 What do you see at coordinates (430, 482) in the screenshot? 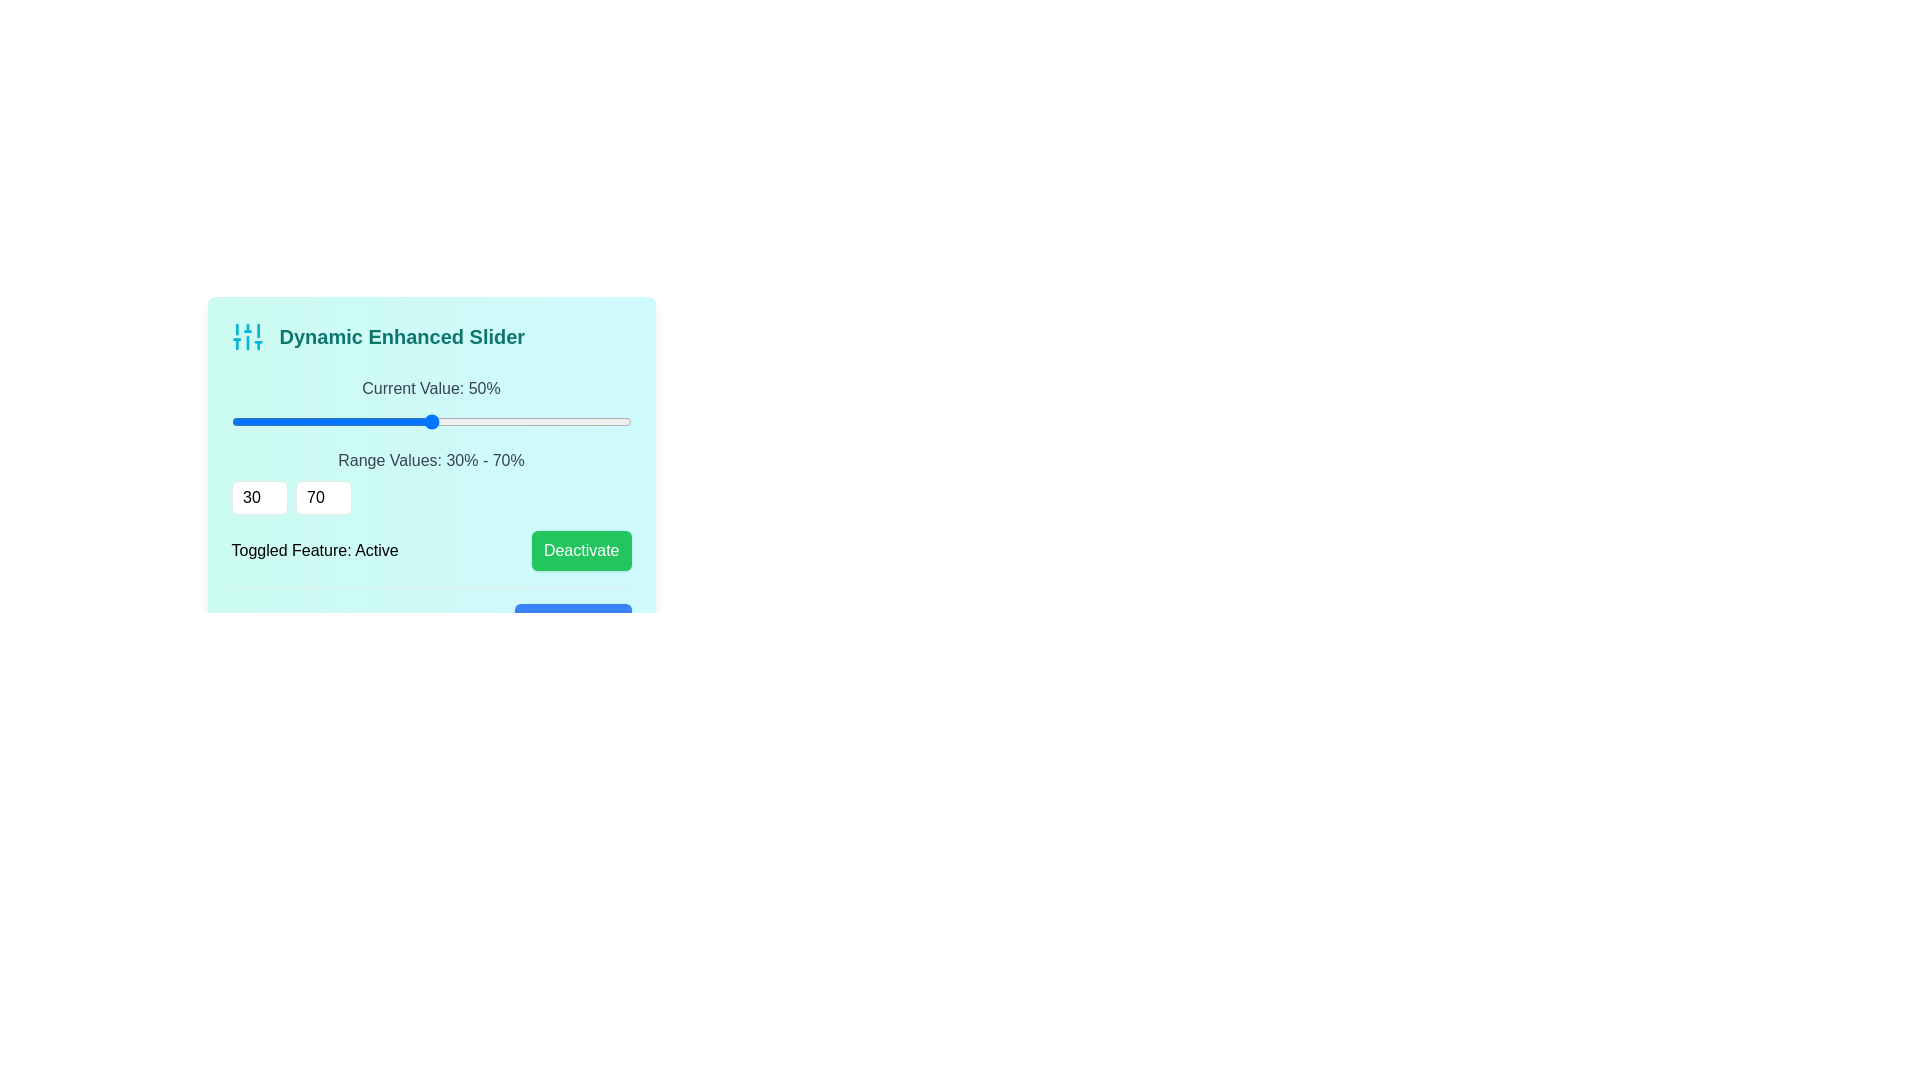
I see `the label indicating the range values for the slider, which is positioned below the 'Current Value: 50%' slider and above the 'Toggled Feature: Active' toggle` at bounding box center [430, 482].